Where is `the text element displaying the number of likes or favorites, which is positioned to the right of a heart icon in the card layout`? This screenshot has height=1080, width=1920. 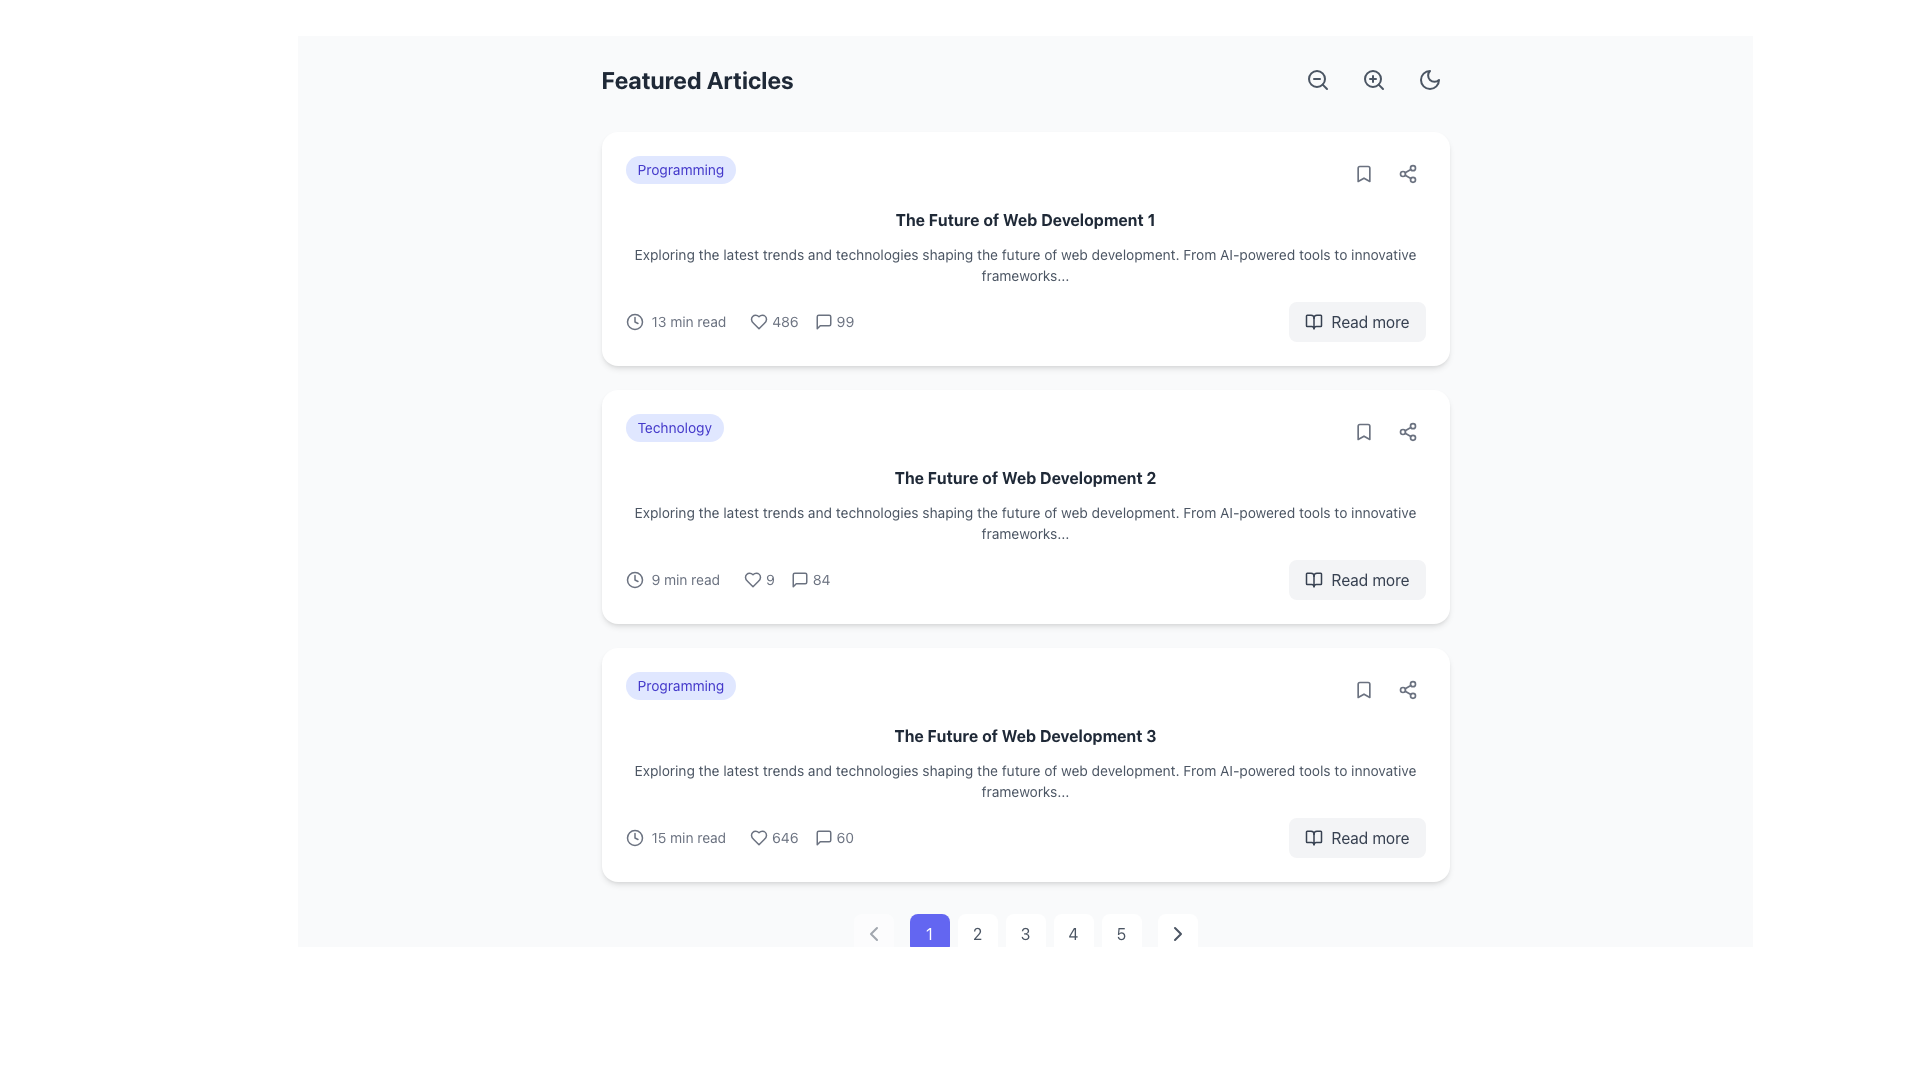
the text element displaying the number of likes or favorites, which is positioned to the right of a heart icon in the card layout is located at coordinates (769, 579).